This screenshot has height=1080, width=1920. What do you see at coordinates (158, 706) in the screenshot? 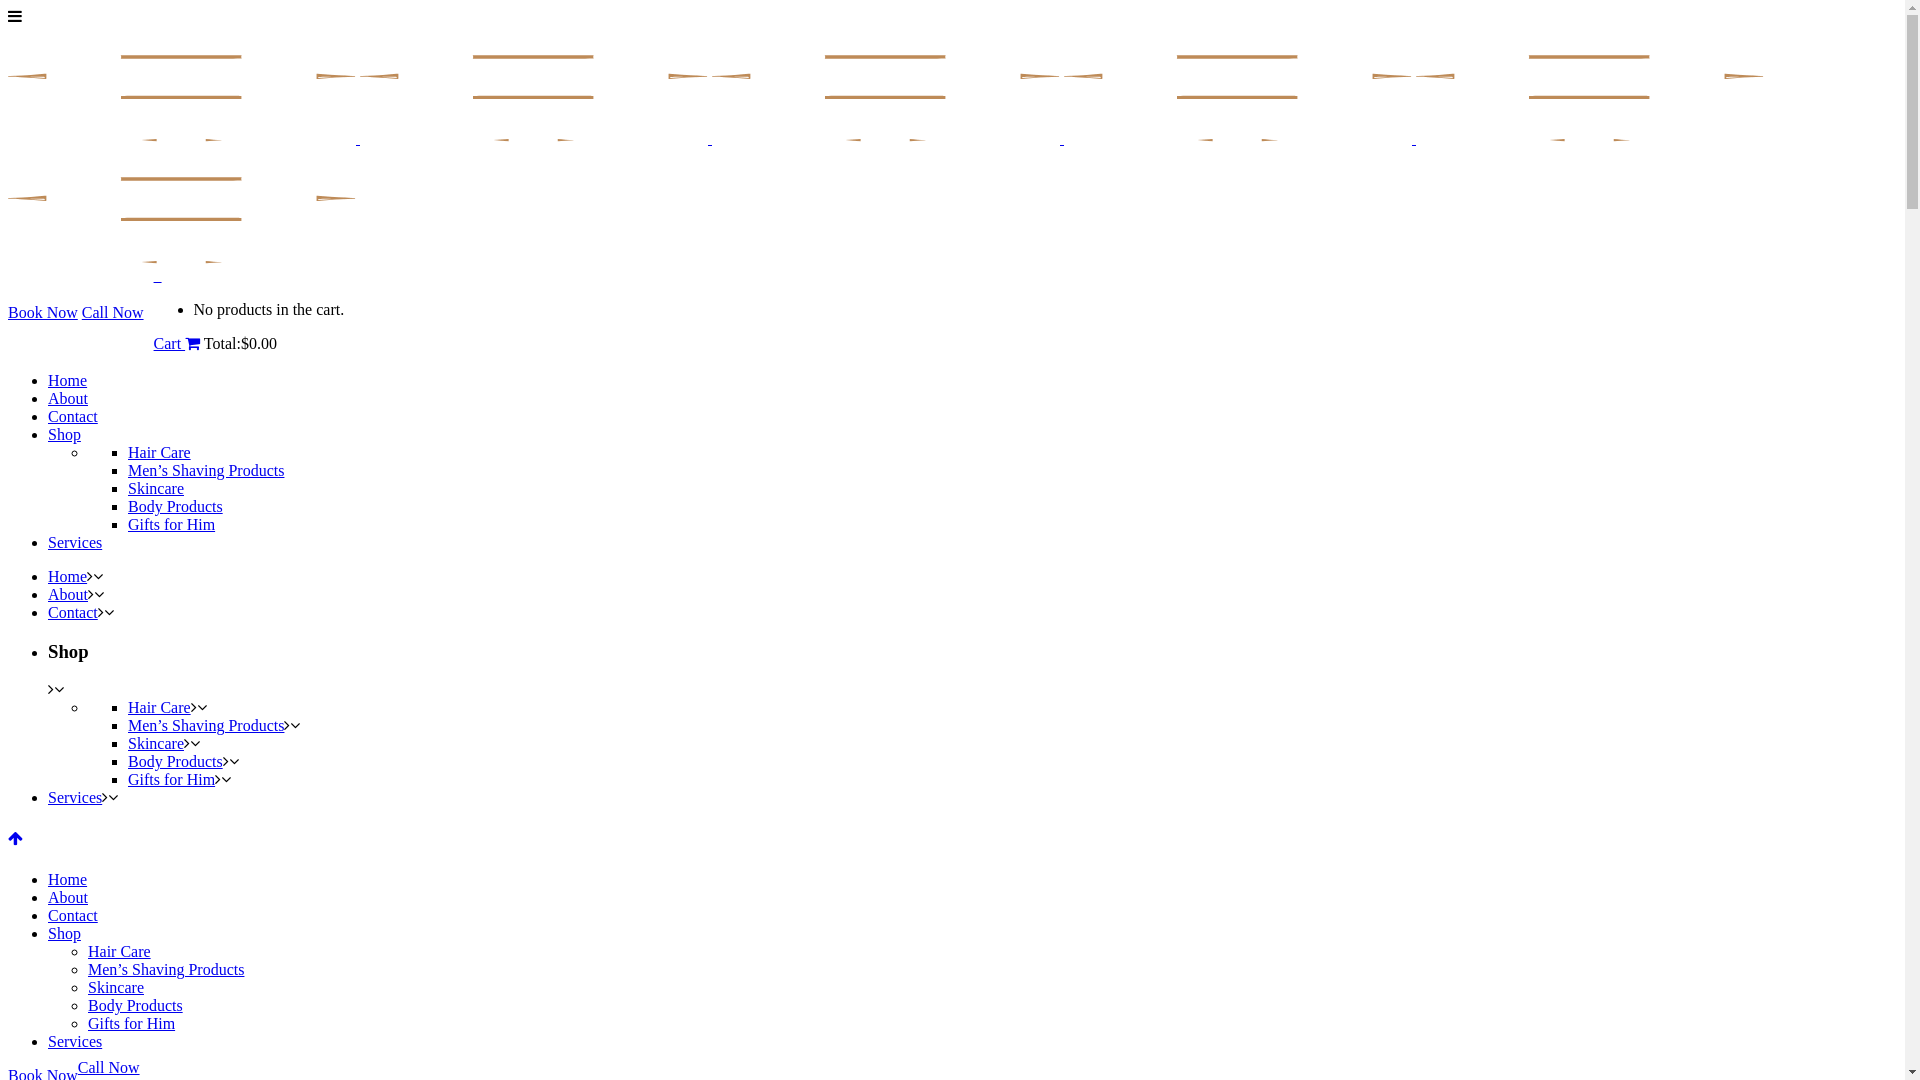
I see `'Hair Care'` at bounding box center [158, 706].